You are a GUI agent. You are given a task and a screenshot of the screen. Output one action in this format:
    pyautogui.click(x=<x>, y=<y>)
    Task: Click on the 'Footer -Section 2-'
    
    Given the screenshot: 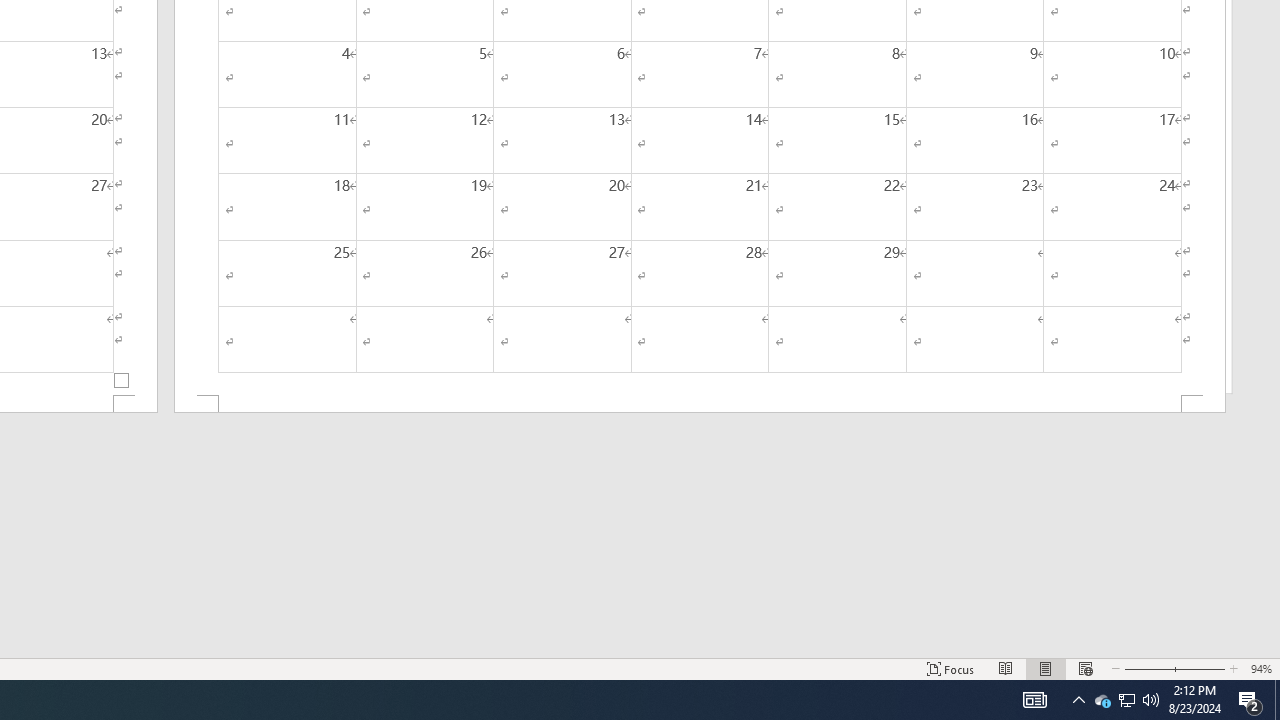 What is the action you would take?
    pyautogui.click(x=700, y=404)
    